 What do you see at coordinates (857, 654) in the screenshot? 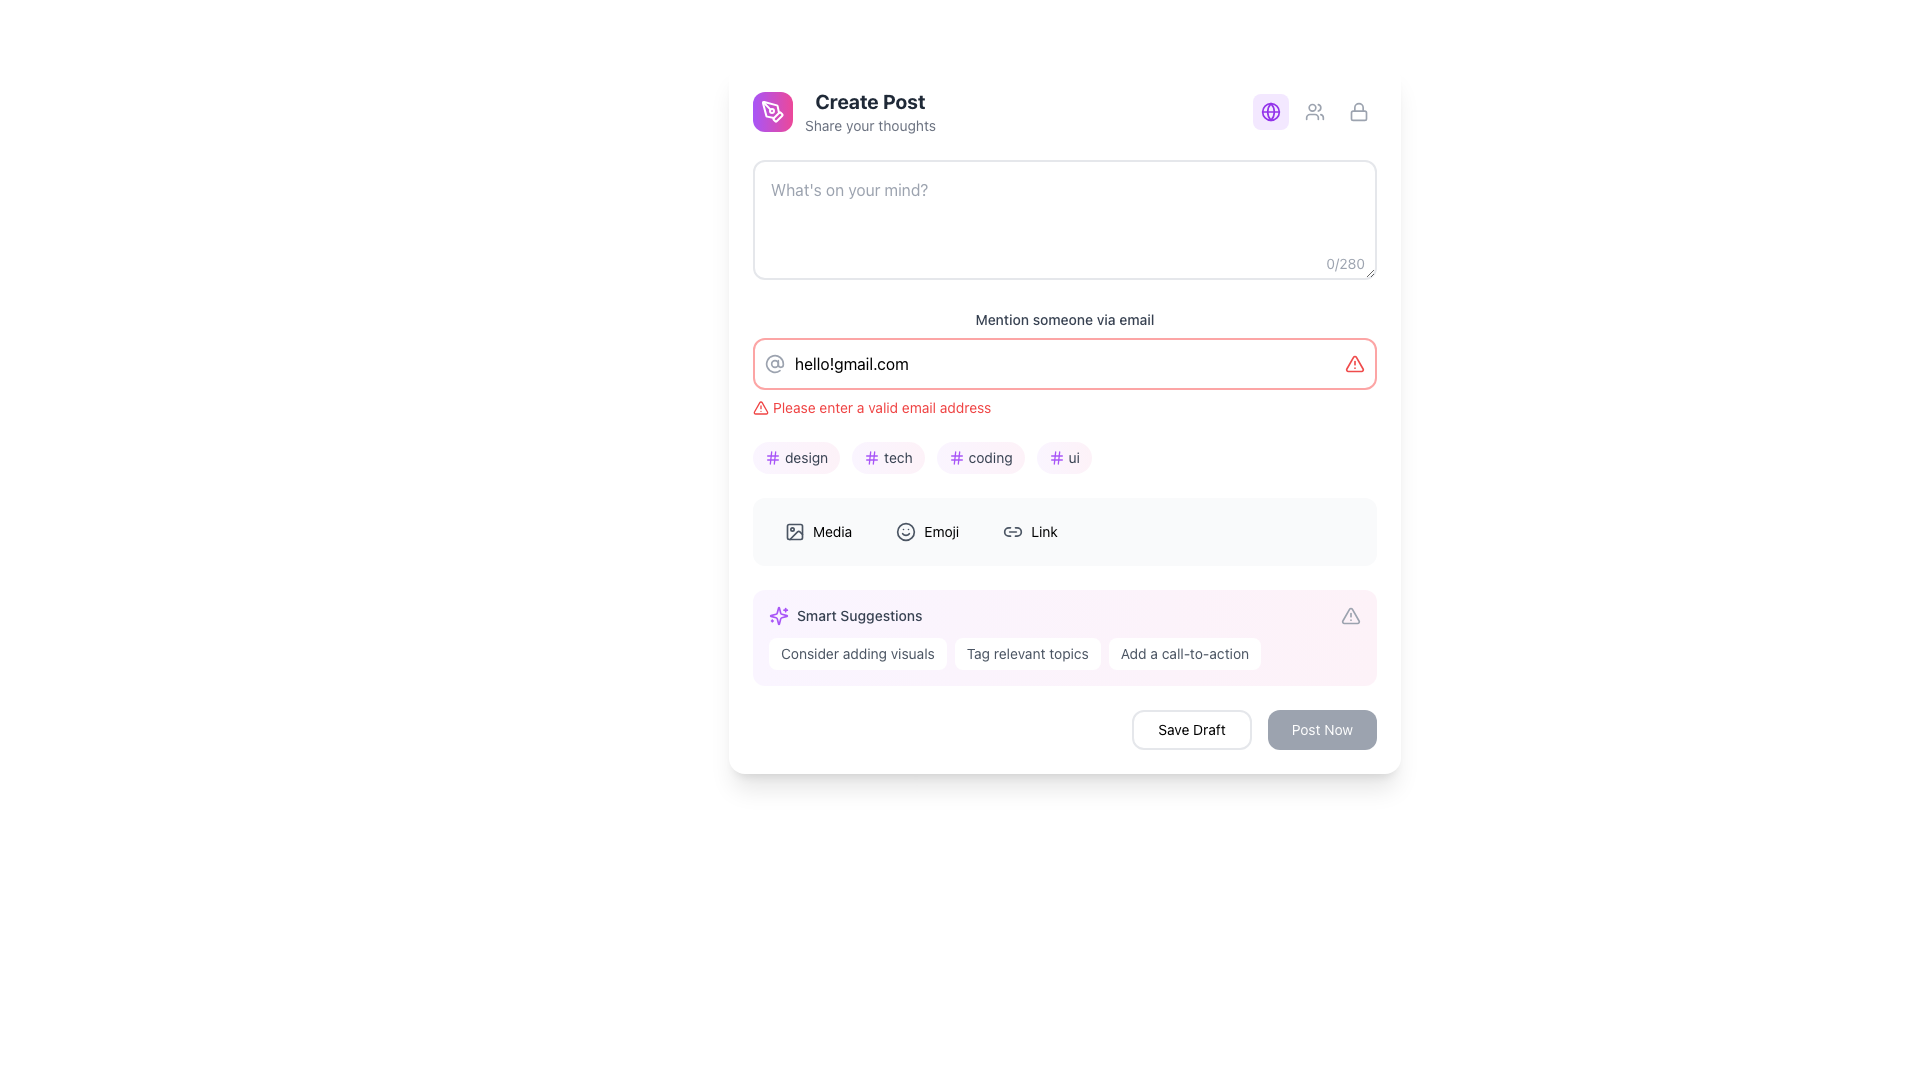
I see `the rectangular button labeled 'Consider adding visuals' with a small gray font located at the bottom of the form` at bounding box center [857, 654].